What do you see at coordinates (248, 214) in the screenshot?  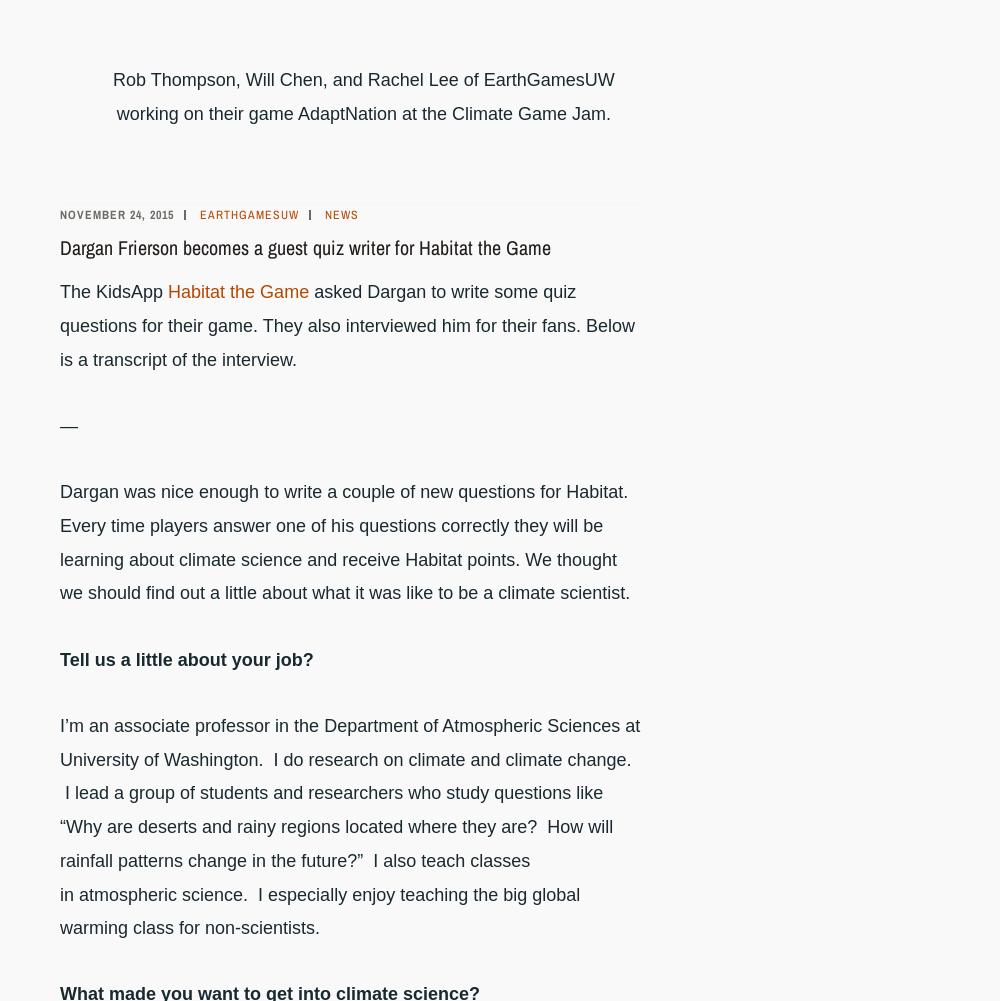 I see `'earthgamesuw'` at bounding box center [248, 214].